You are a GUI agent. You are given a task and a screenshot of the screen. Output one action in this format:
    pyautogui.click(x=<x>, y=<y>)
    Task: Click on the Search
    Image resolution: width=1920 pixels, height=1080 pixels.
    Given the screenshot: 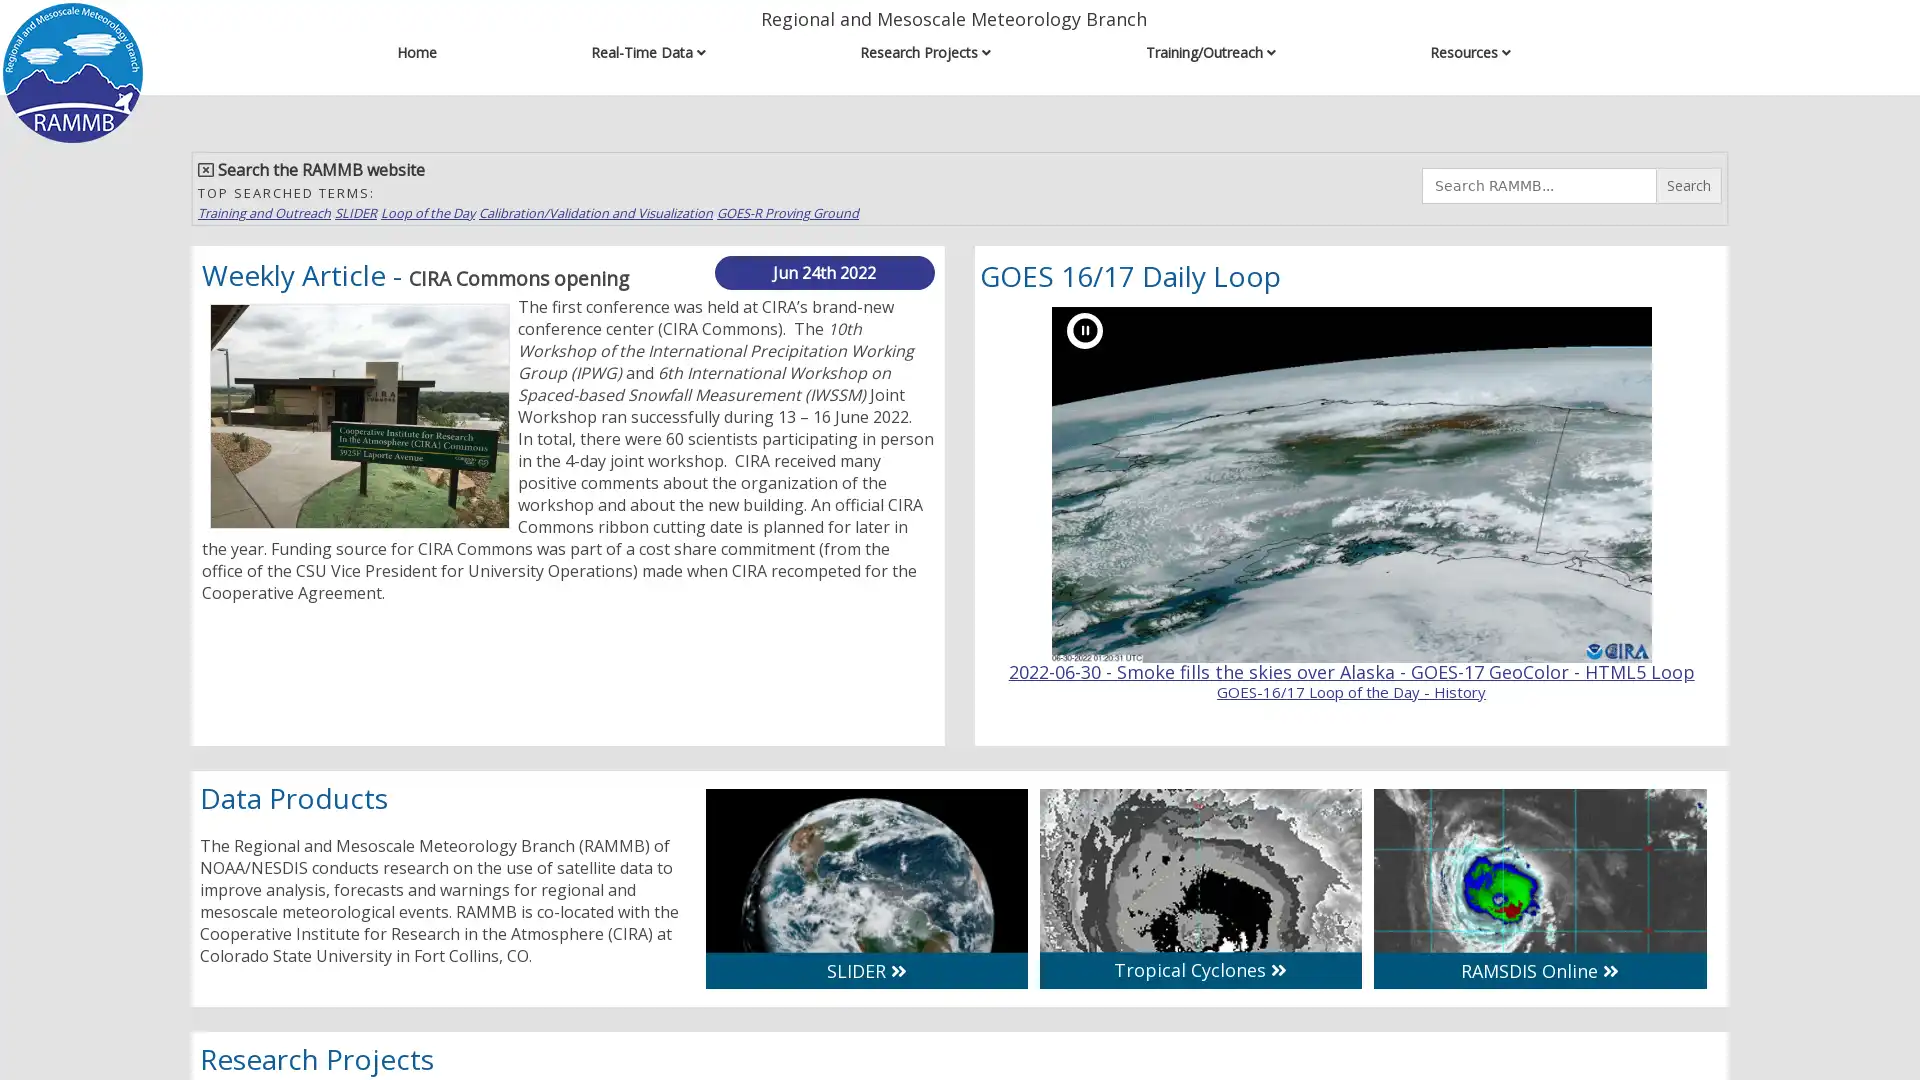 What is the action you would take?
    pyautogui.click(x=1688, y=185)
    